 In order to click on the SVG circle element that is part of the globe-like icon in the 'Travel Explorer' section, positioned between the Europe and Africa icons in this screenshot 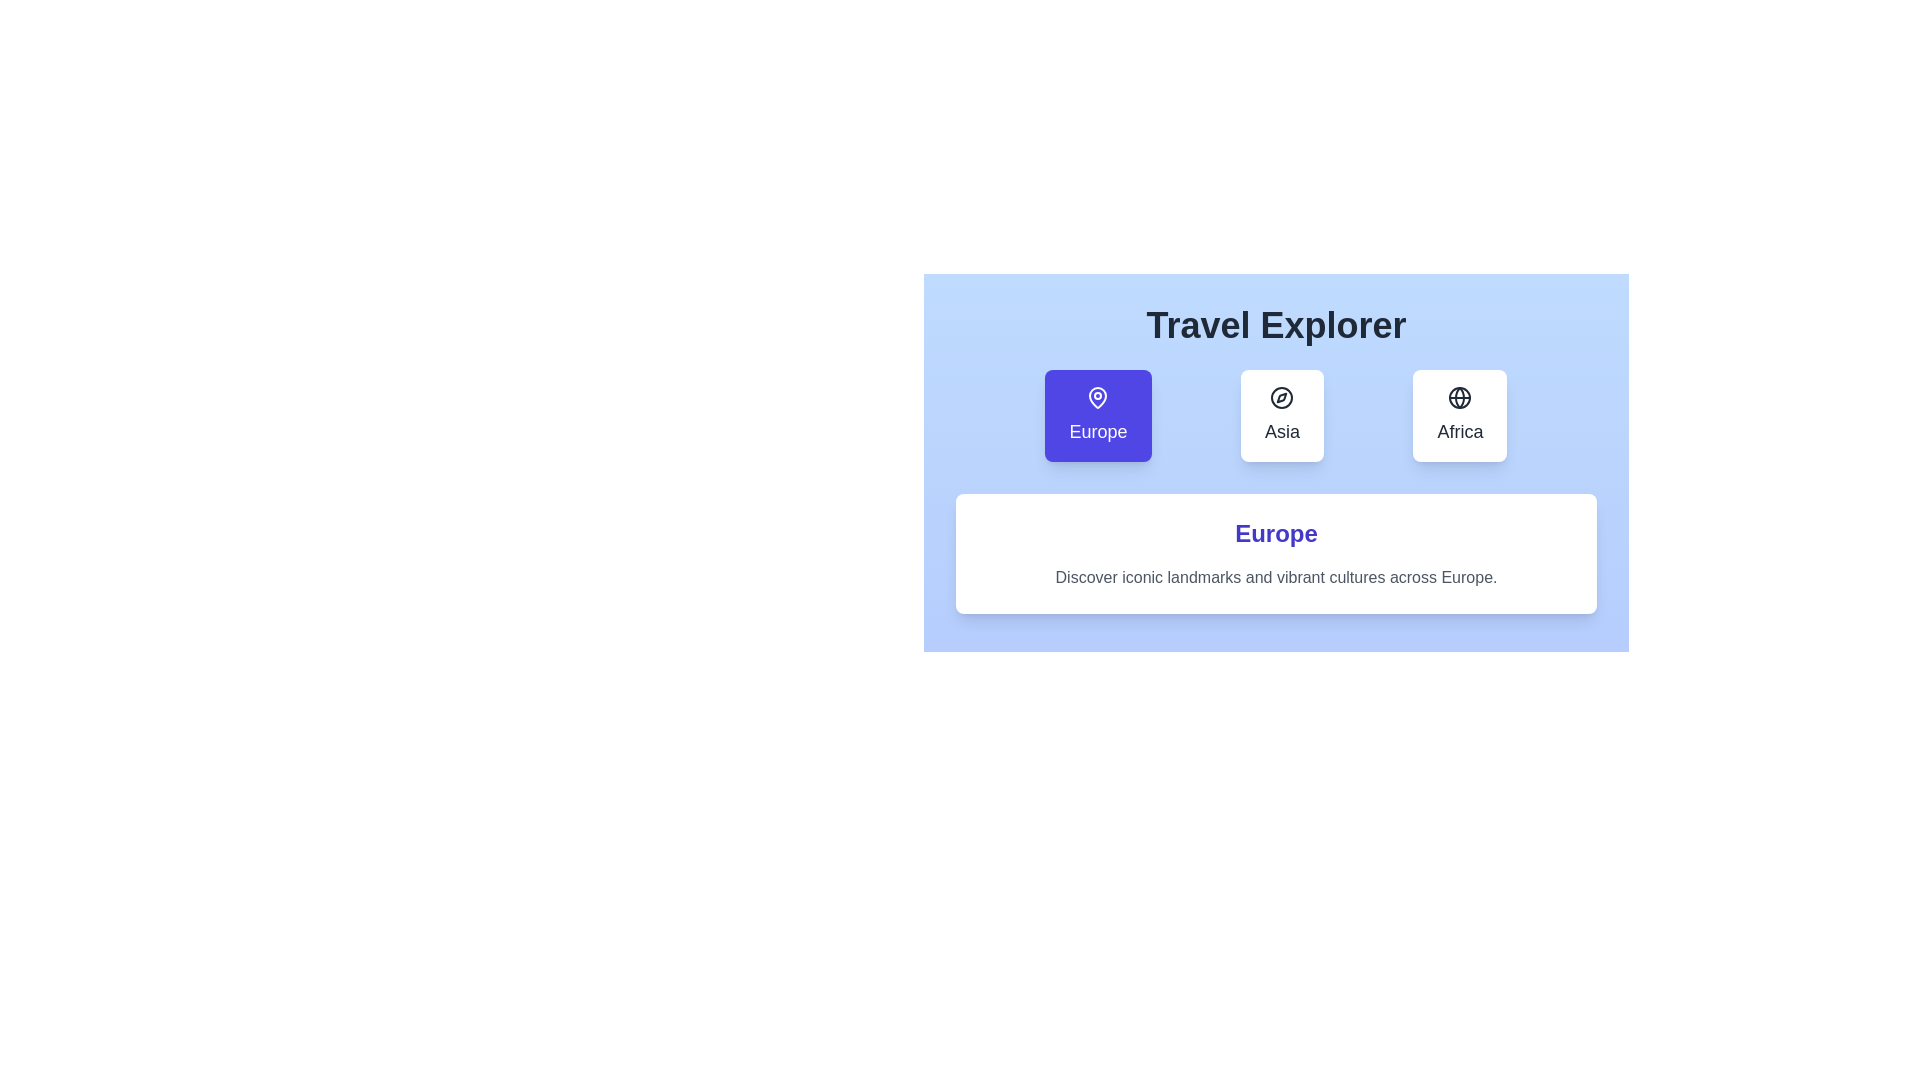, I will do `click(1460, 397)`.